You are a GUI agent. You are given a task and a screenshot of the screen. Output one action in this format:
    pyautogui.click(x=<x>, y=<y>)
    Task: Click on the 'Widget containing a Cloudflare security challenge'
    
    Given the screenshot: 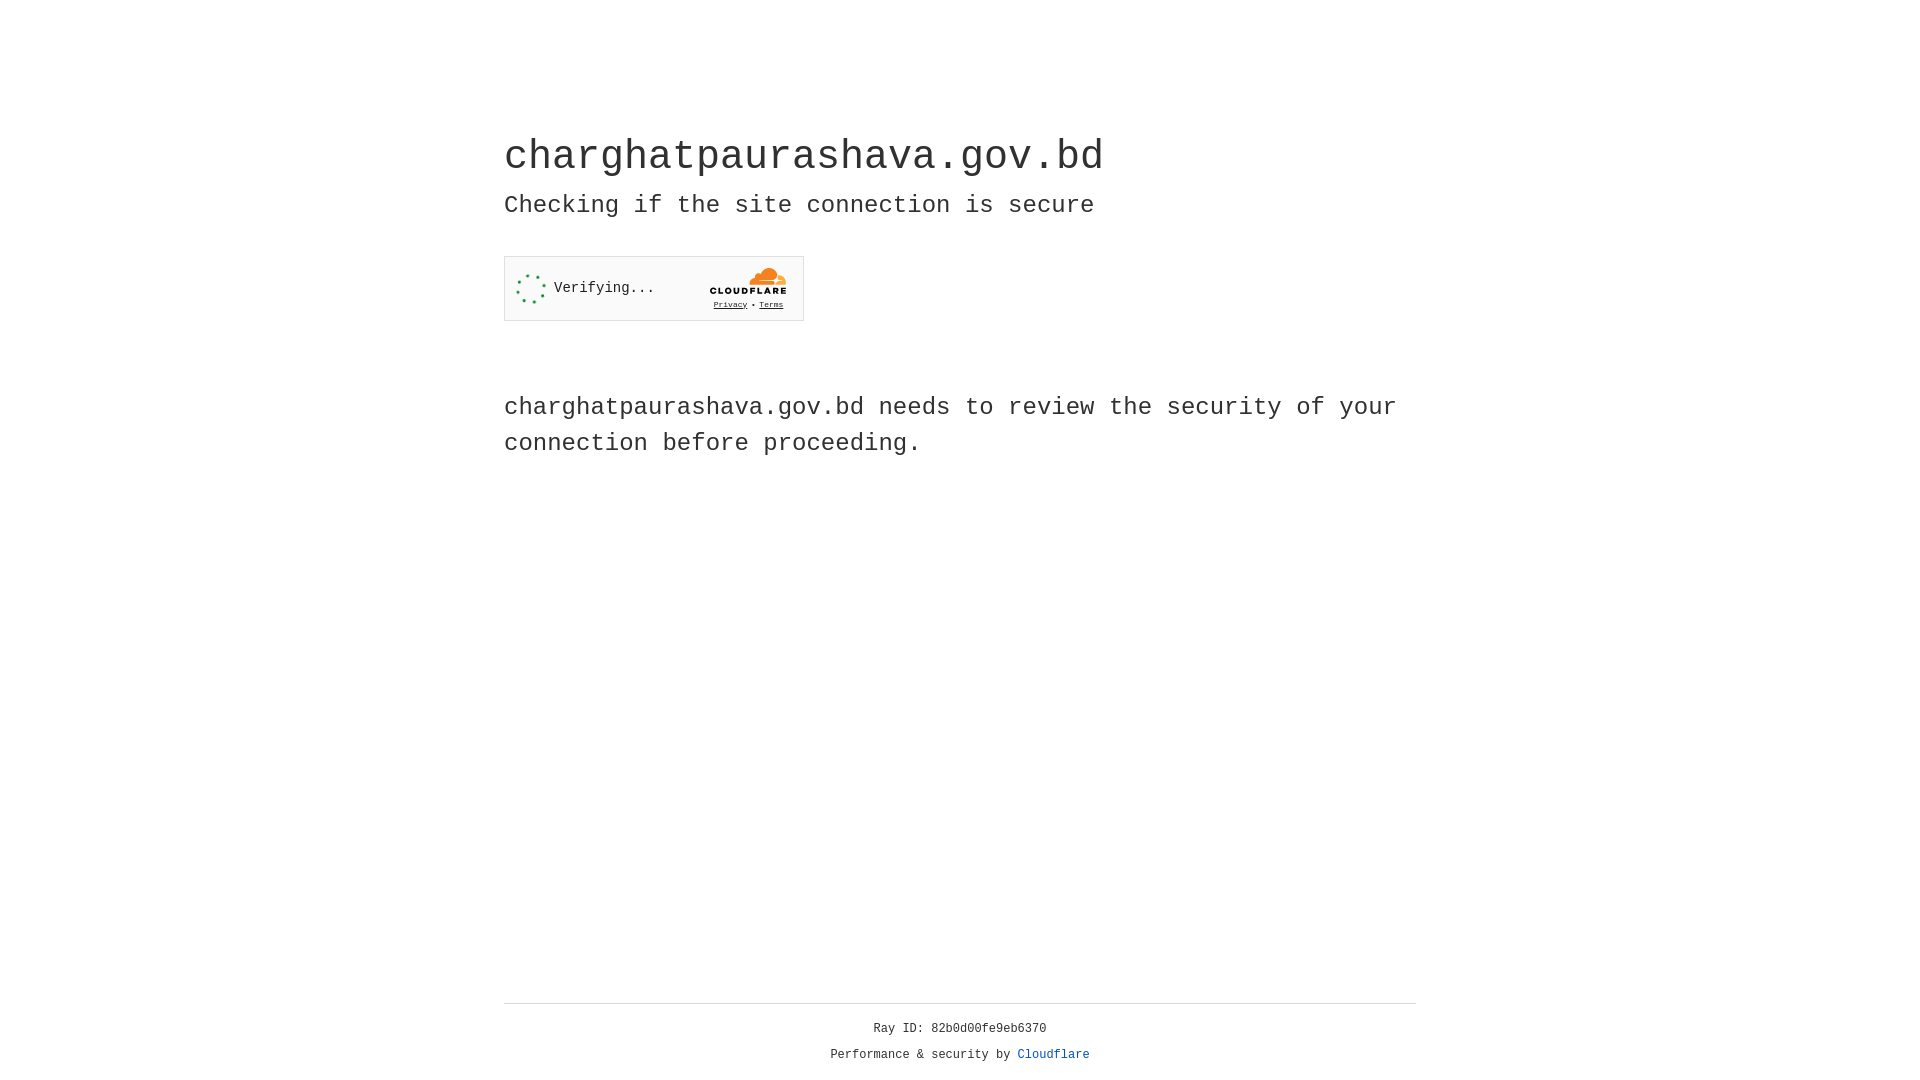 What is the action you would take?
    pyautogui.click(x=653, y=288)
    